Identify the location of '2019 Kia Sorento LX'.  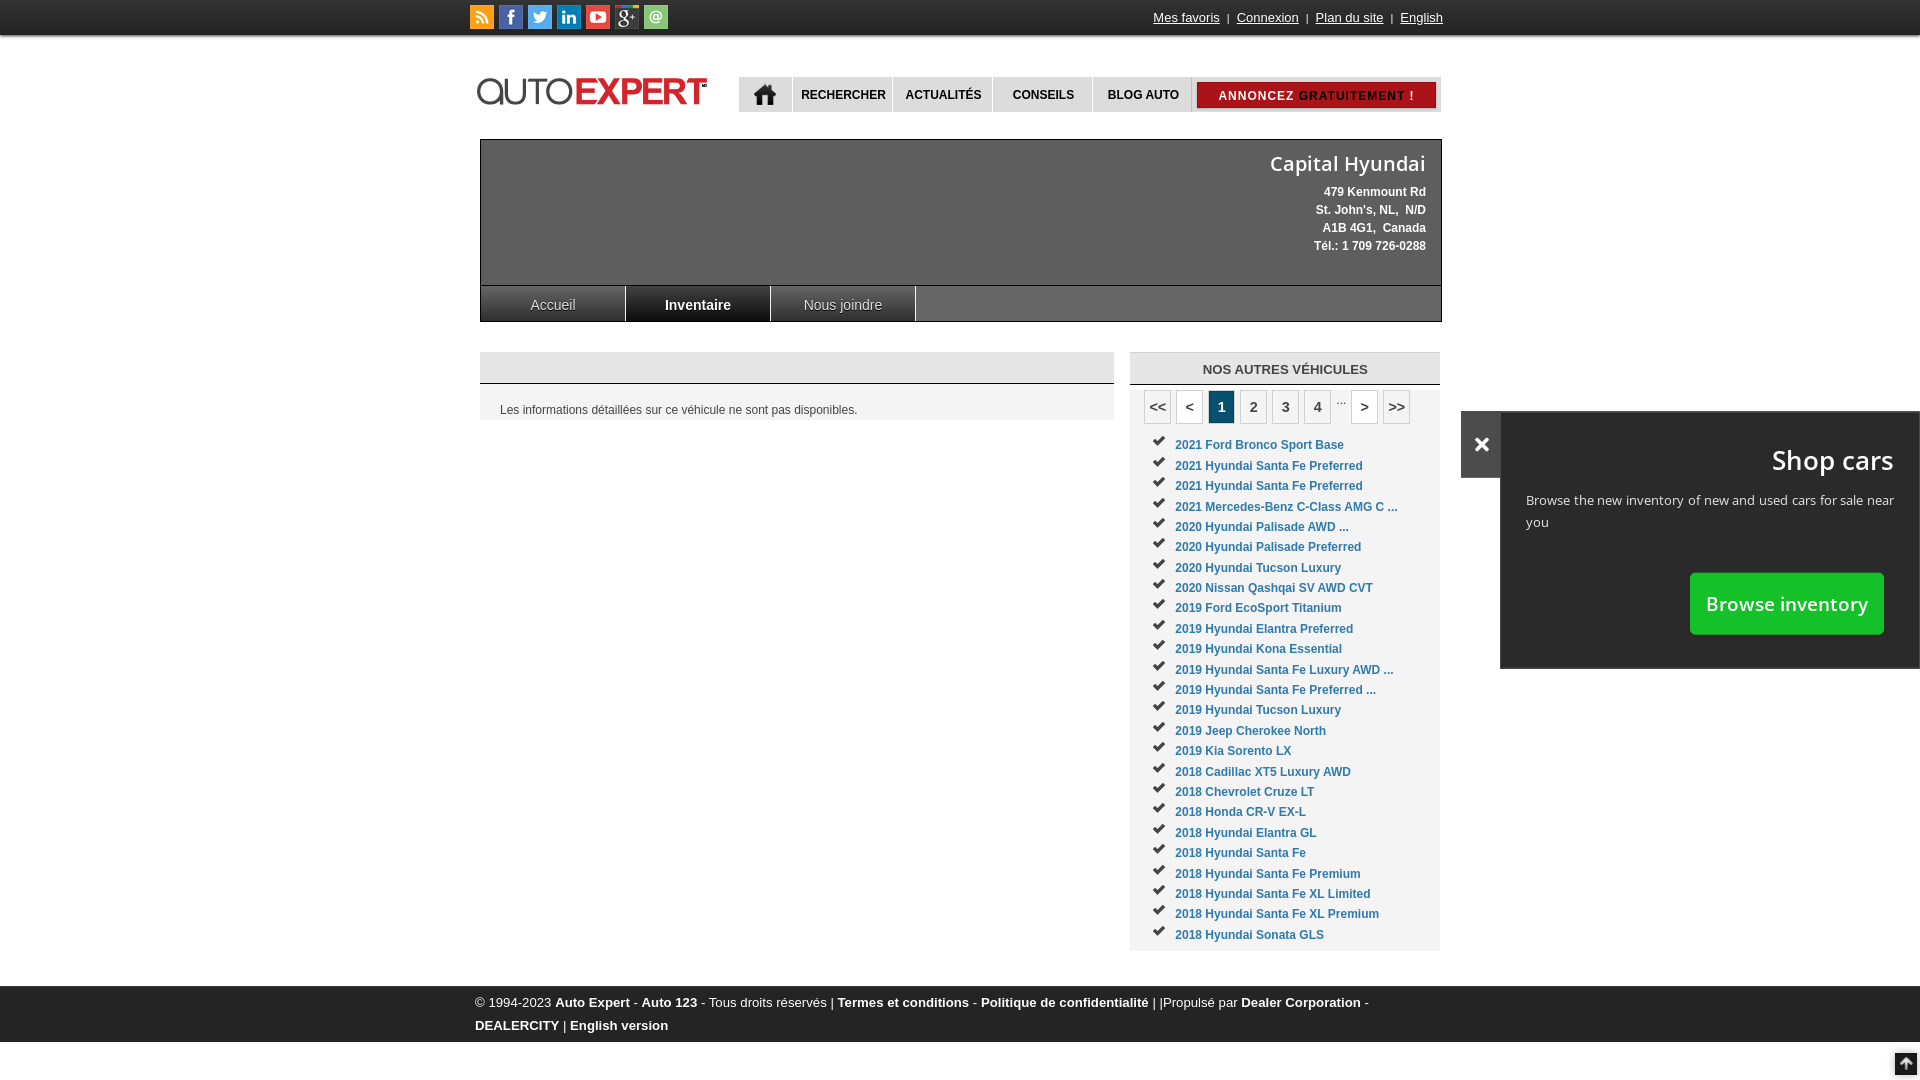
(1232, 751).